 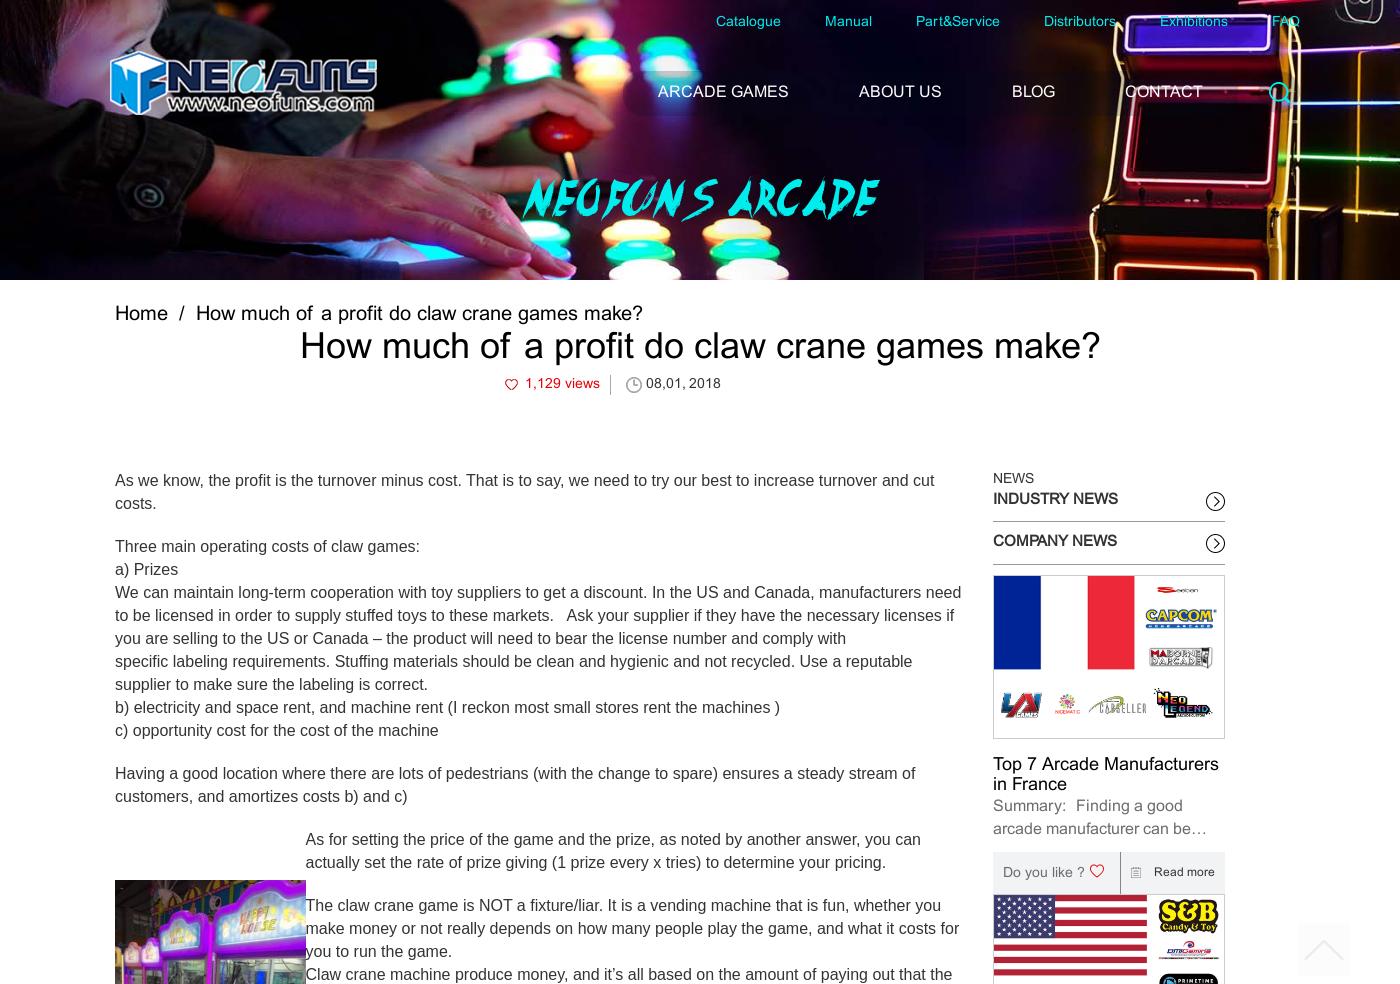 What do you see at coordinates (305, 927) in the screenshot?
I see `'The claw crane game is NOT a fixture/liar. It is a vending machine that is fun, whether you make money or not really depends on how many people play the game, and what it costs for you to run the game.'` at bounding box center [305, 927].